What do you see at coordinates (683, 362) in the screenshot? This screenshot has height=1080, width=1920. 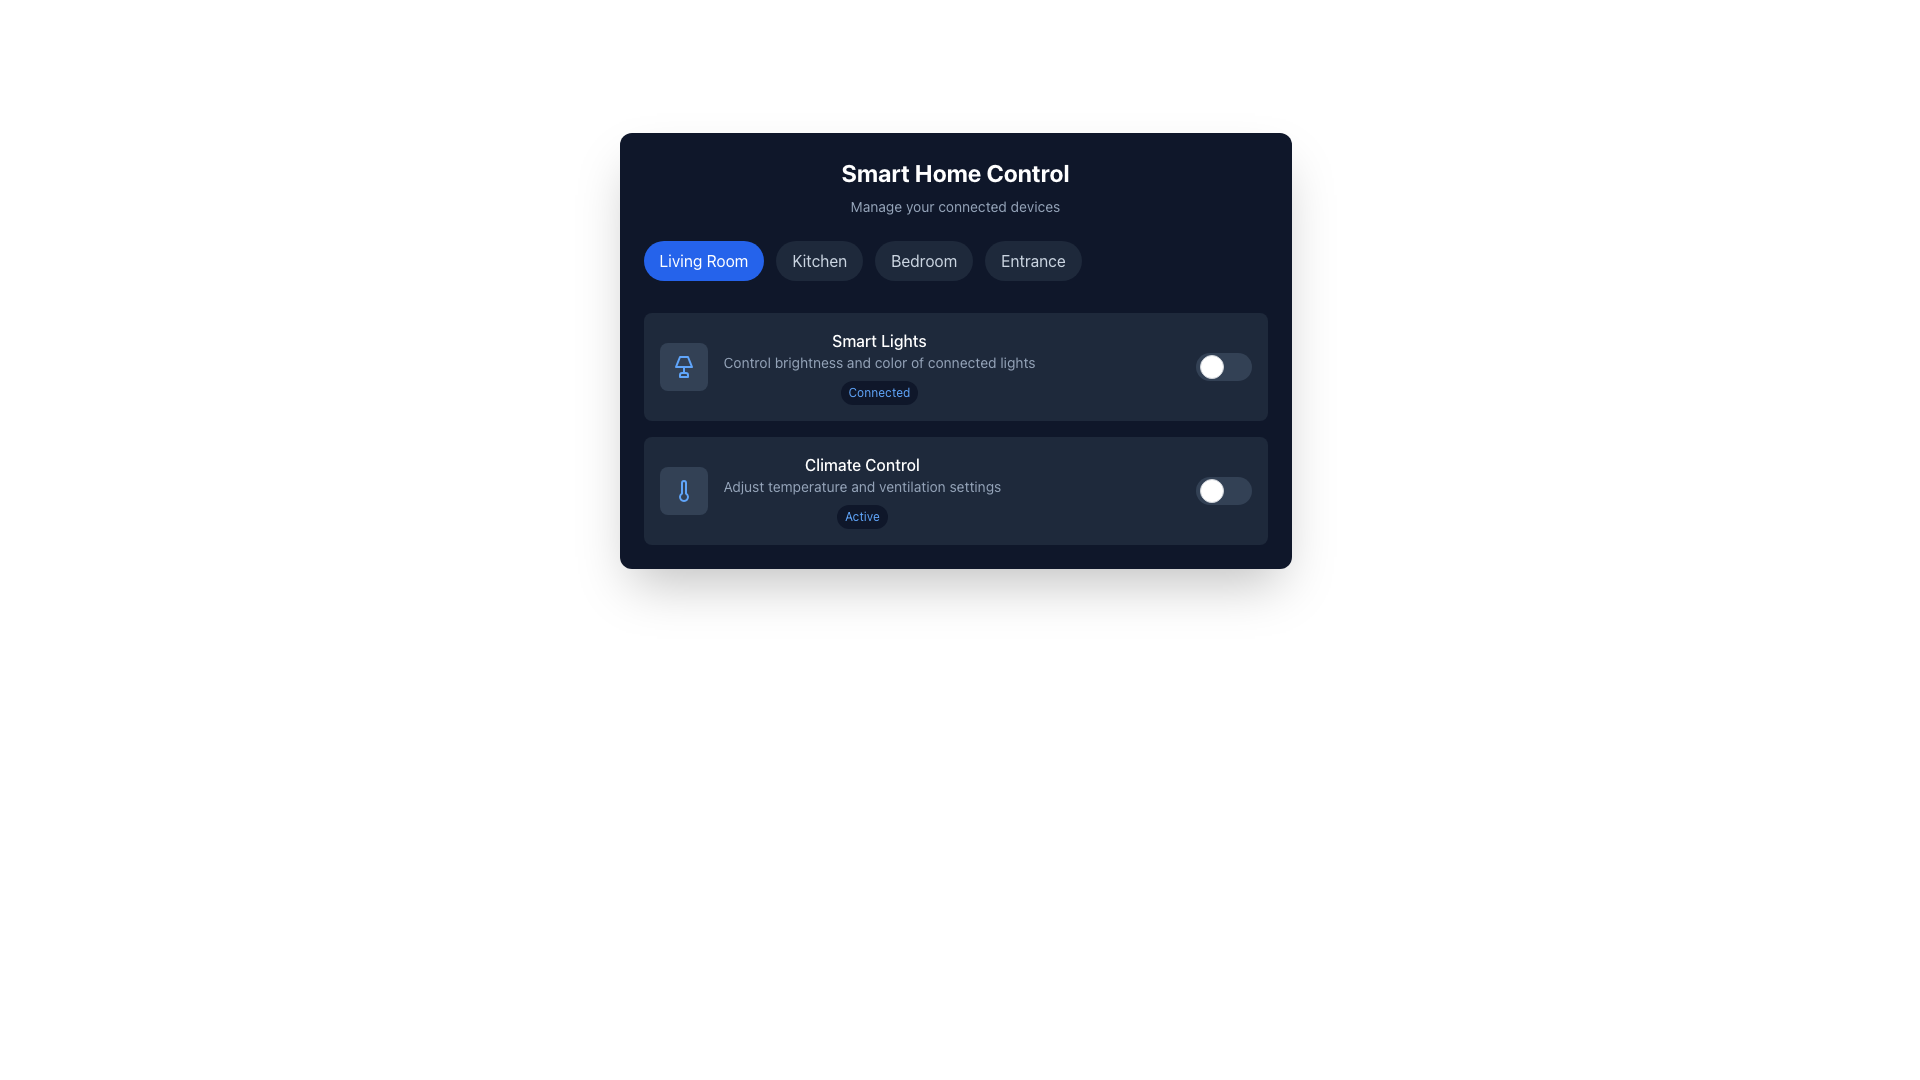 I see `the lighting icon located to the left of the 'Smart Lights' text label in the brightness control section` at bounding box center [683, 362].